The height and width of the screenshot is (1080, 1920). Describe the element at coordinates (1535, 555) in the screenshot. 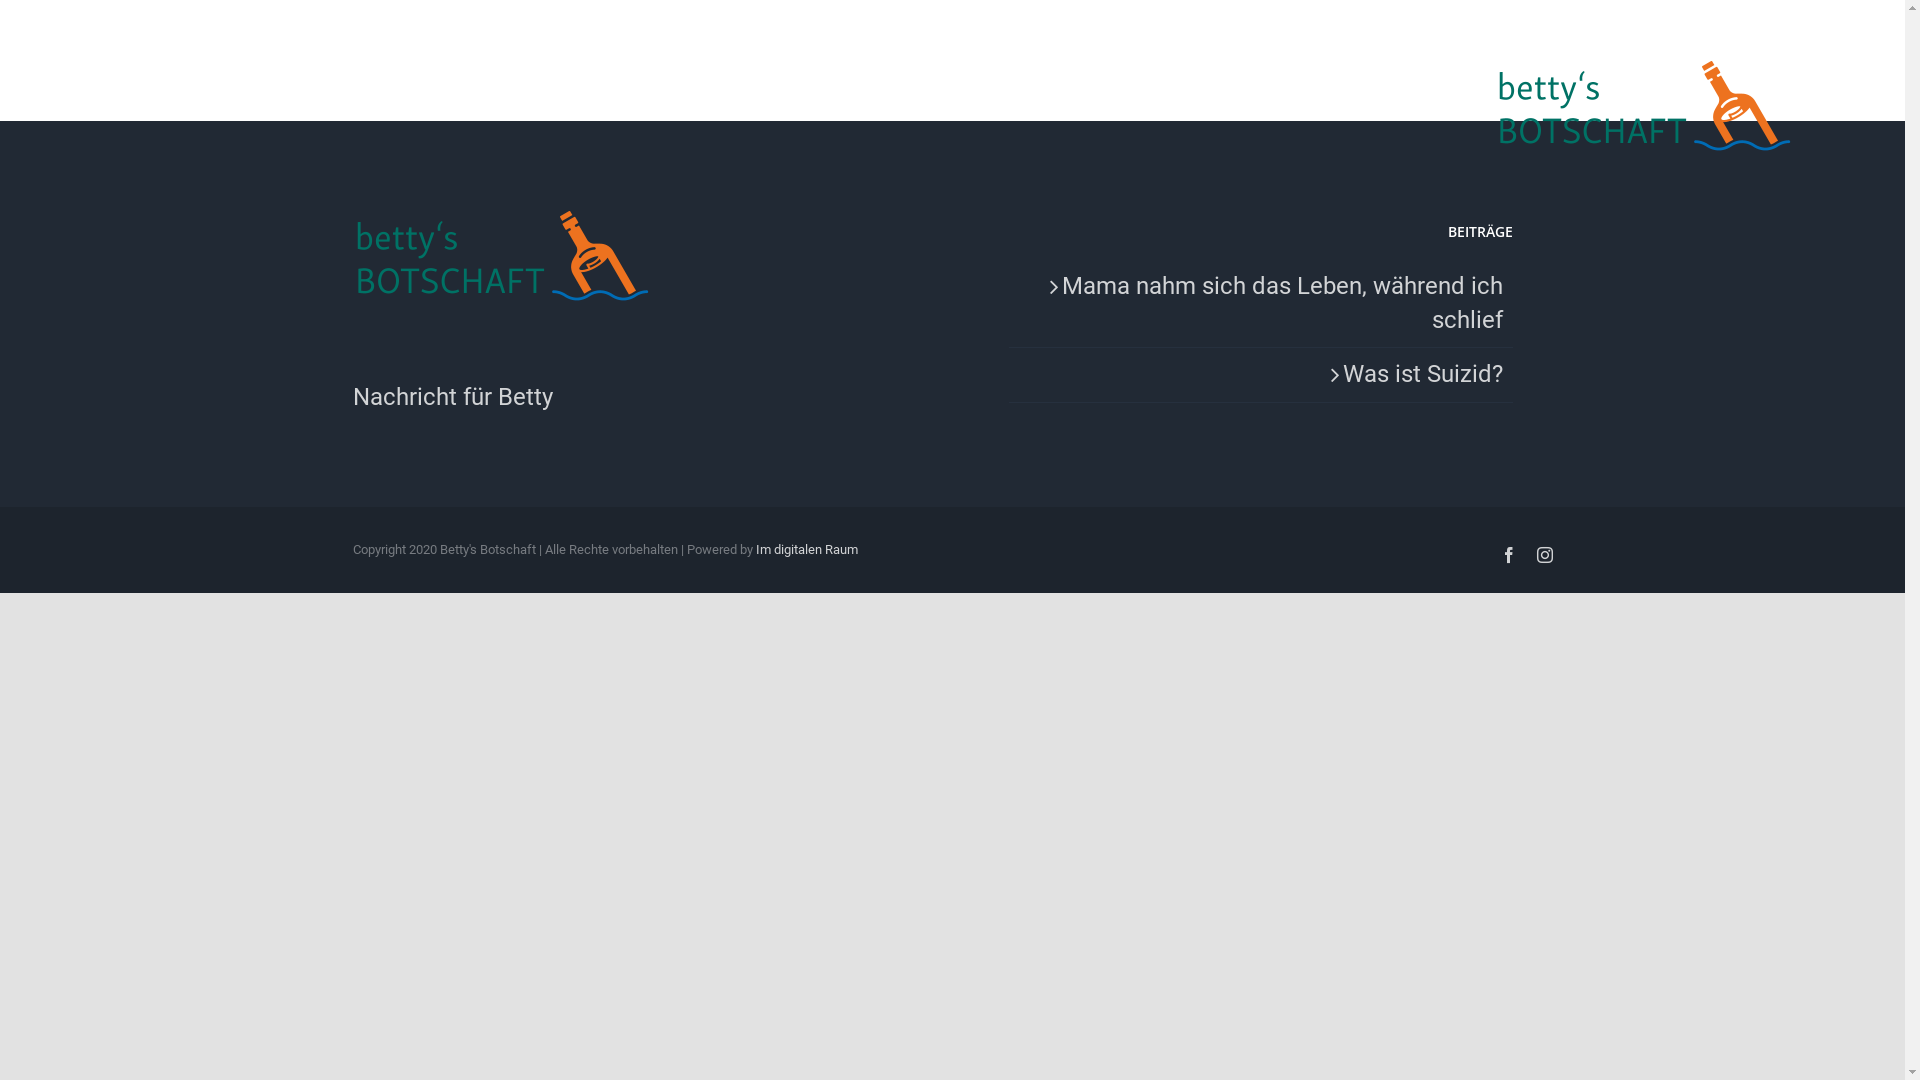

I see `'Instagram'` at that location.